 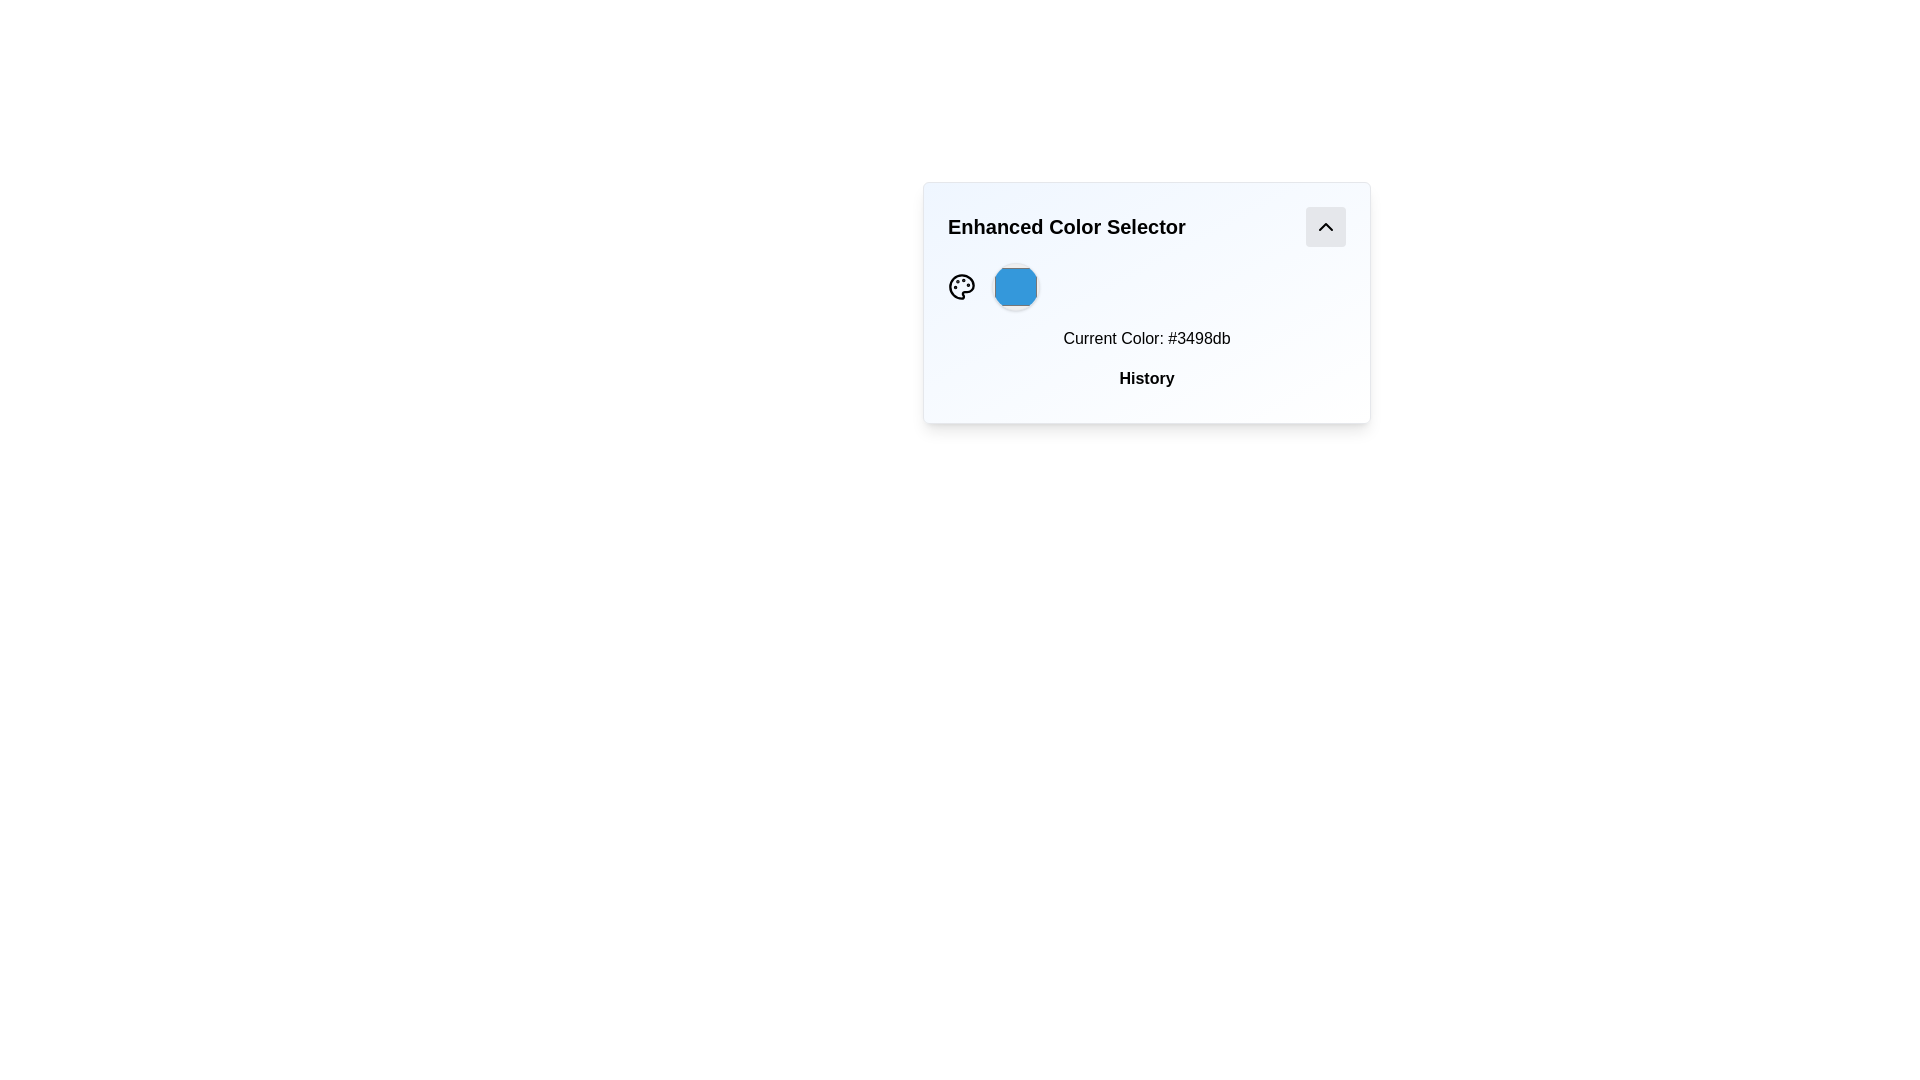 I want to click on the upward-facing chevron icon in the top-right corner of the 'Enhanced Color Selector' card, so click(x=1325, y=226).